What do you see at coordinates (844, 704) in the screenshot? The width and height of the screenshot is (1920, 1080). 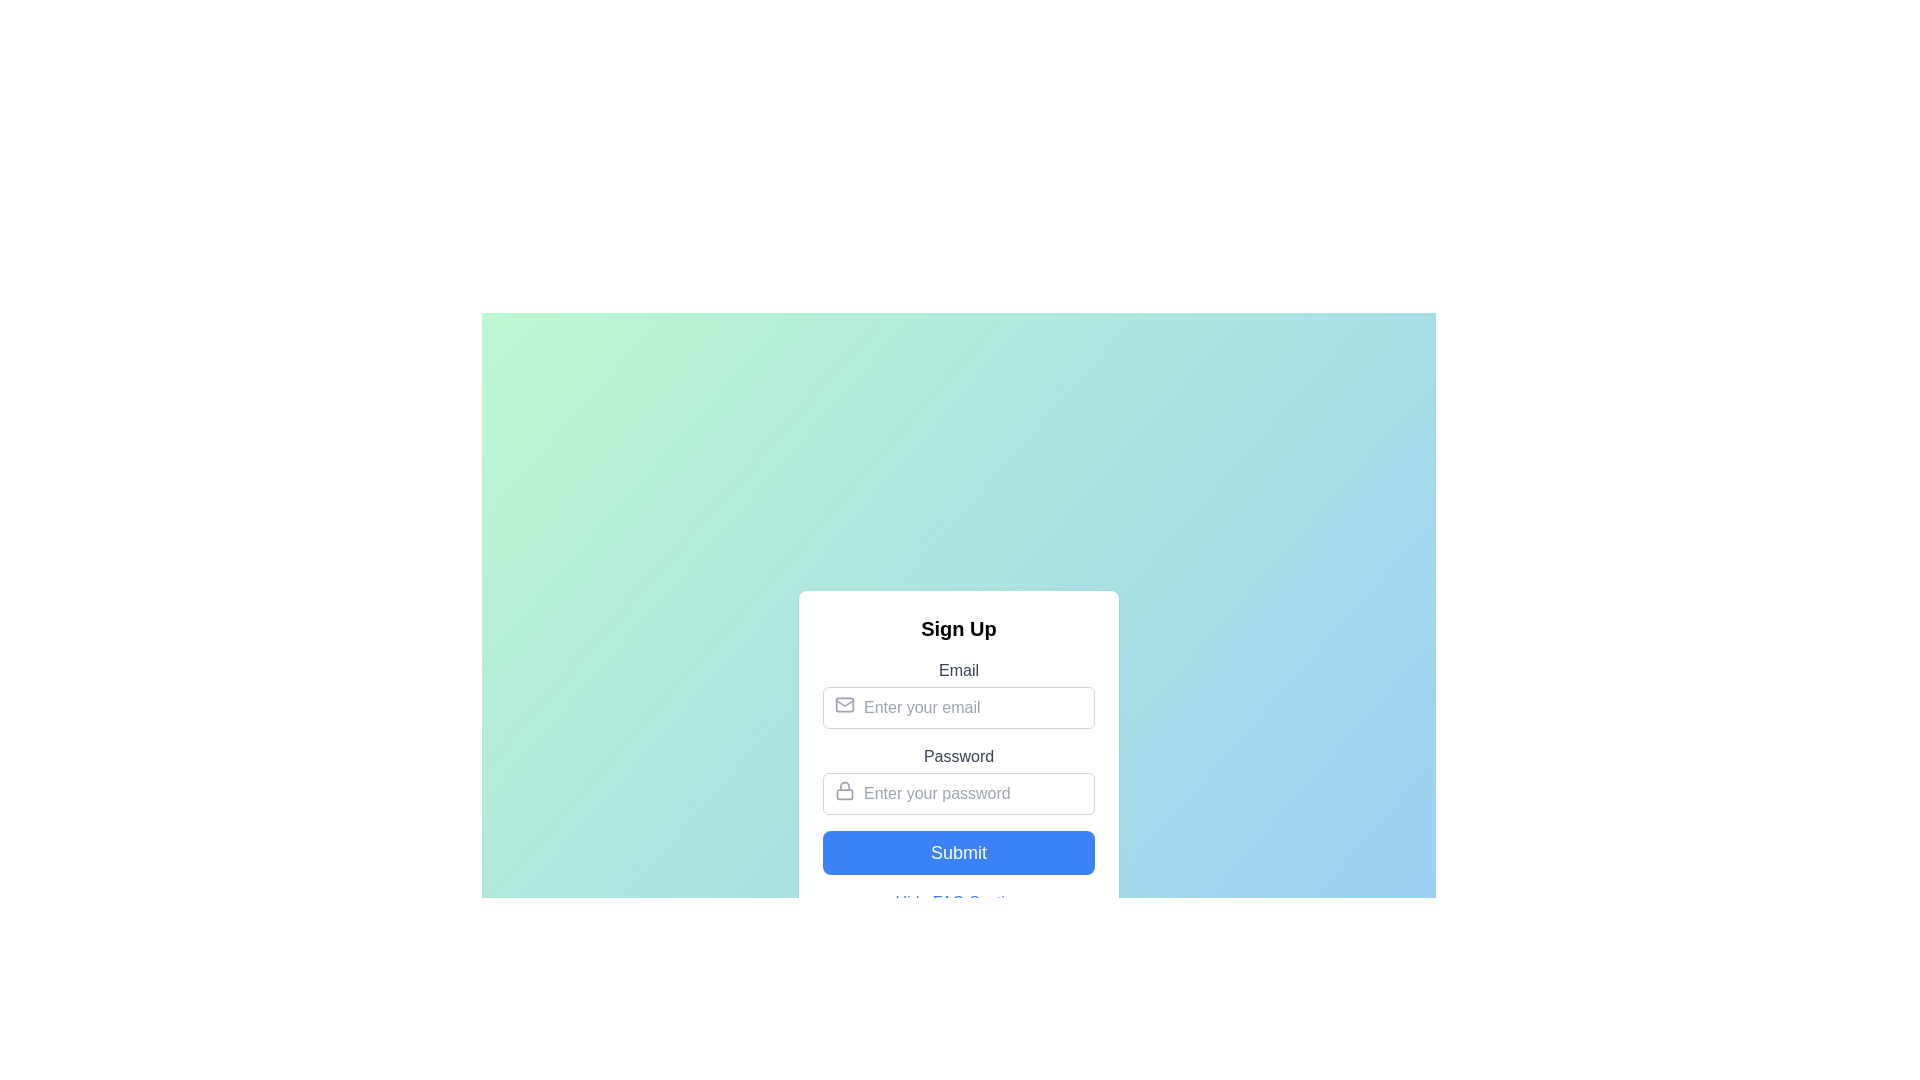 I see `the decorative rectangle within the envelope-shaped icon located next to the 'Enter your email' text input field in the sign-up form` at bounding box center [844, 704].